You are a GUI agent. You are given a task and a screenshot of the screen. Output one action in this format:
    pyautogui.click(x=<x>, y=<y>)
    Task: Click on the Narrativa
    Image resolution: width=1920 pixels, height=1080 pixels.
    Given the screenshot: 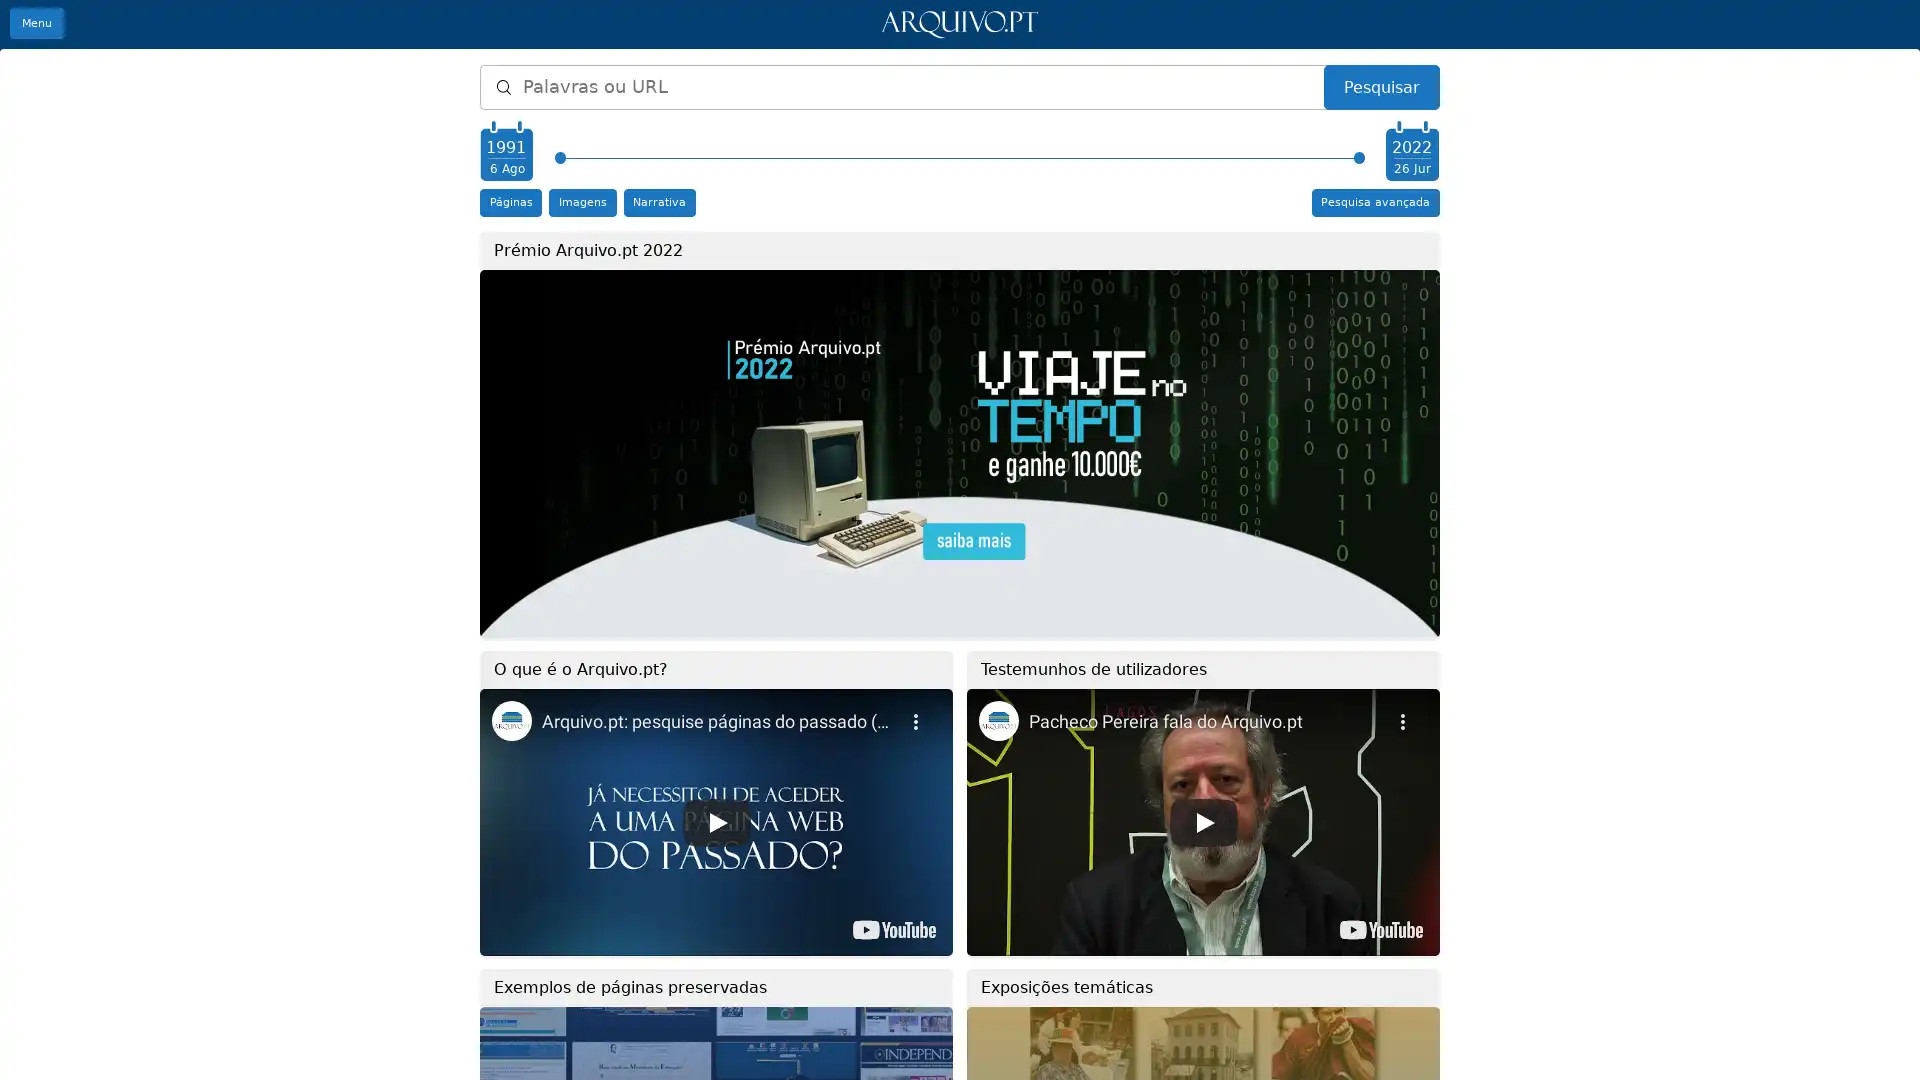 What is the action you would take?
    pyautogui.click(x=658, y=202)
    